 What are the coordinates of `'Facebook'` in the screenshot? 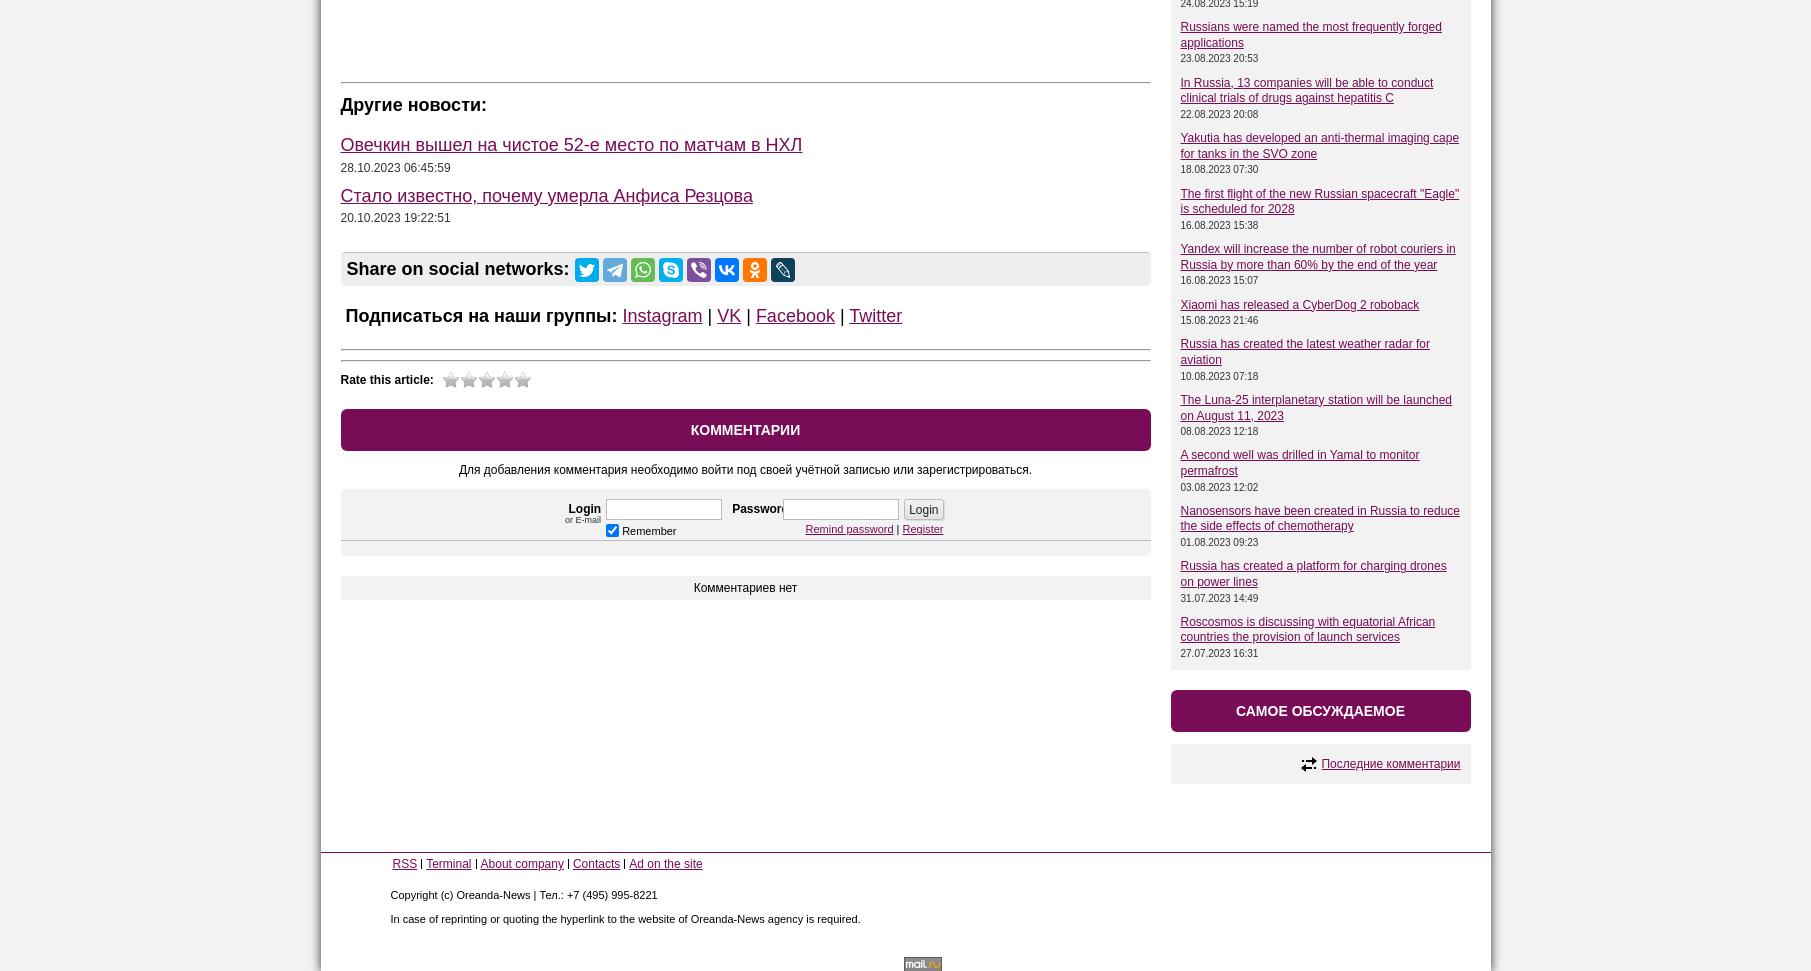 It's located at (793, 314).